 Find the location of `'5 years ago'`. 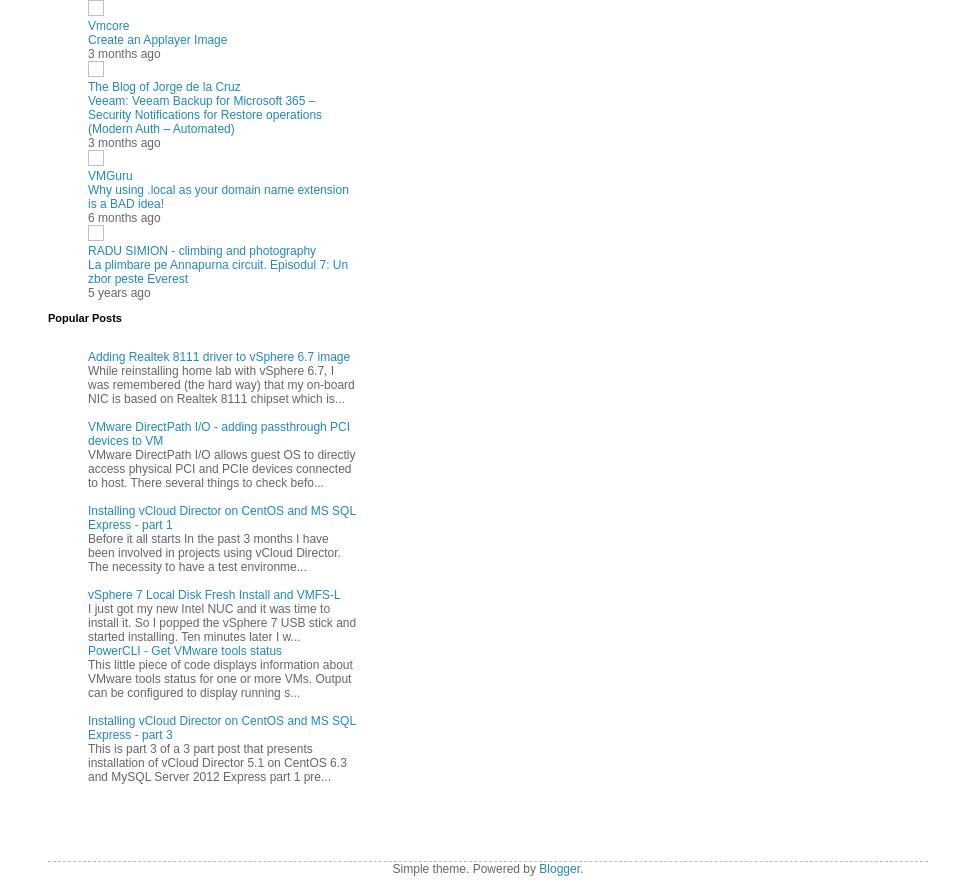

'5 years ago' is located at coordinates (87, 290).